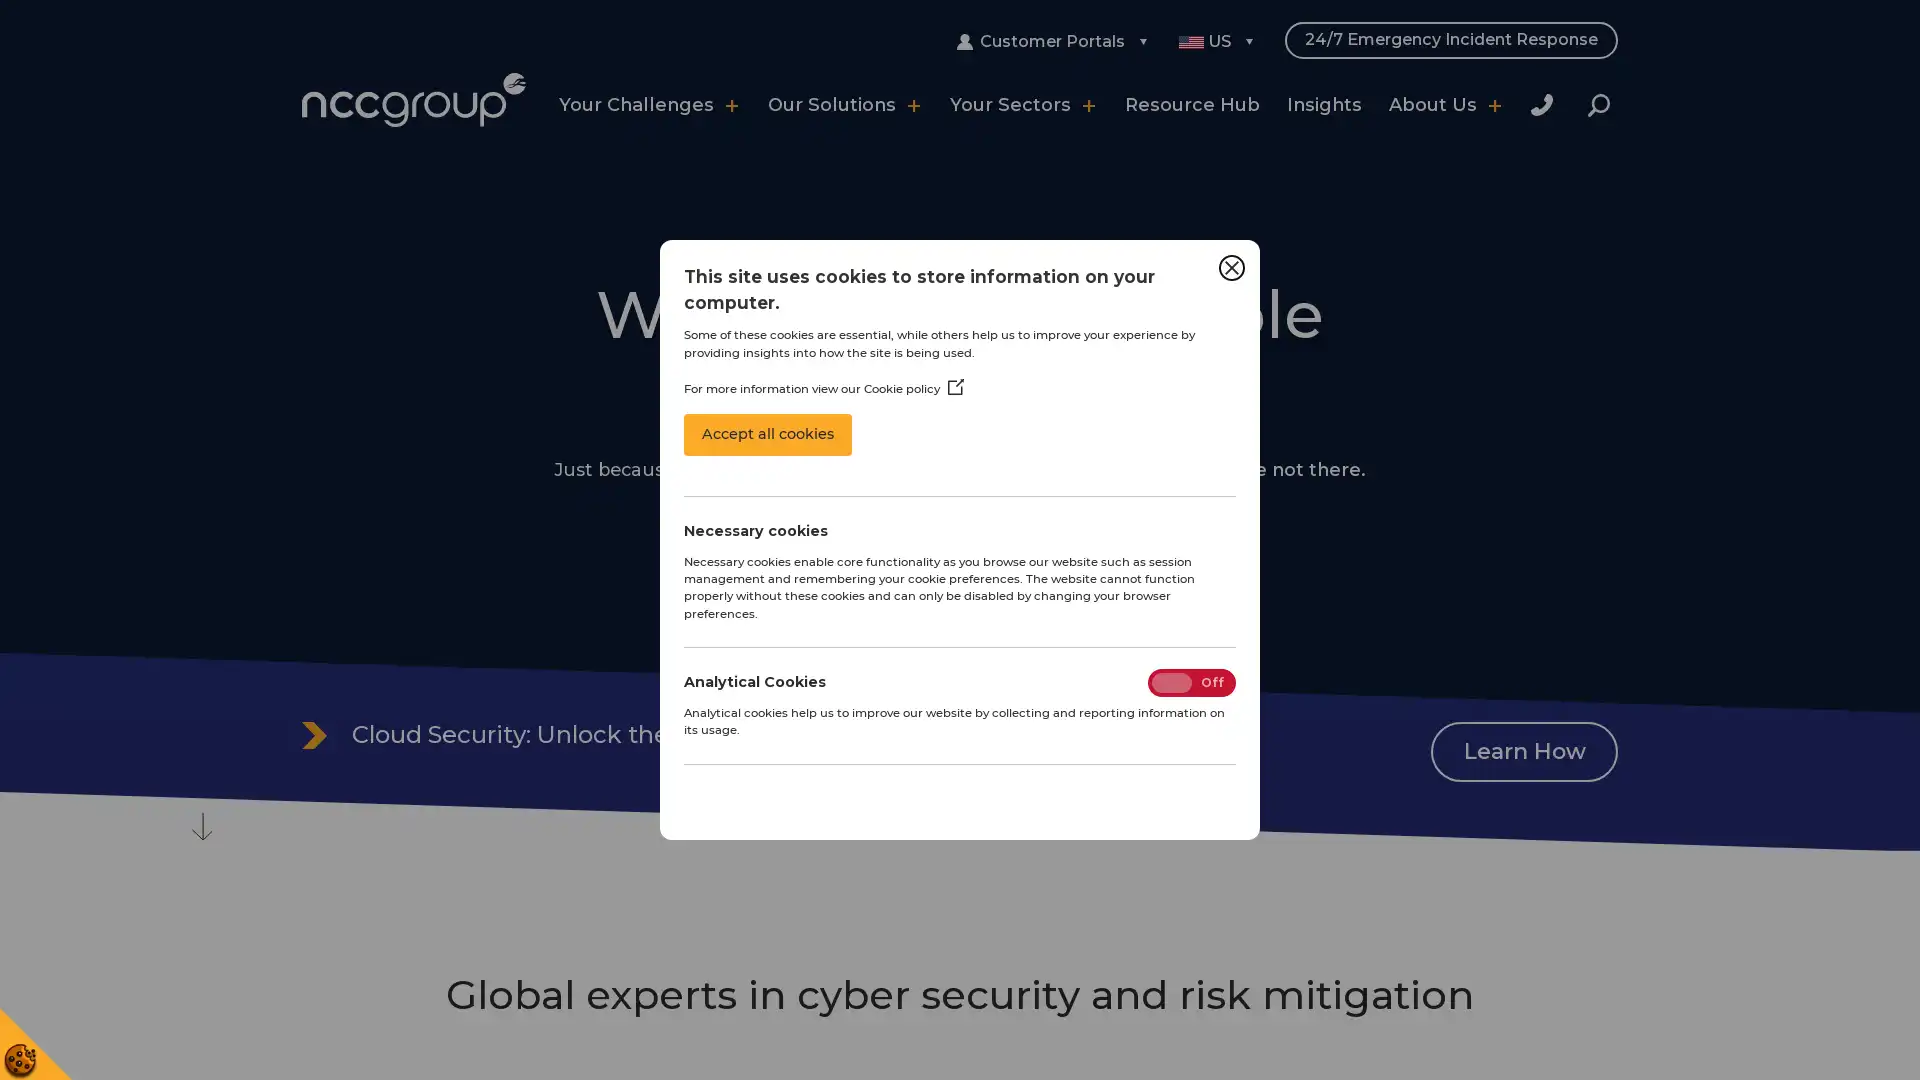 Image resolution: width=1920 pixels, height=1080 pixels. Describe the element at coordinates (1533, 175) in the screenshot. I see `Close Search` at that location.